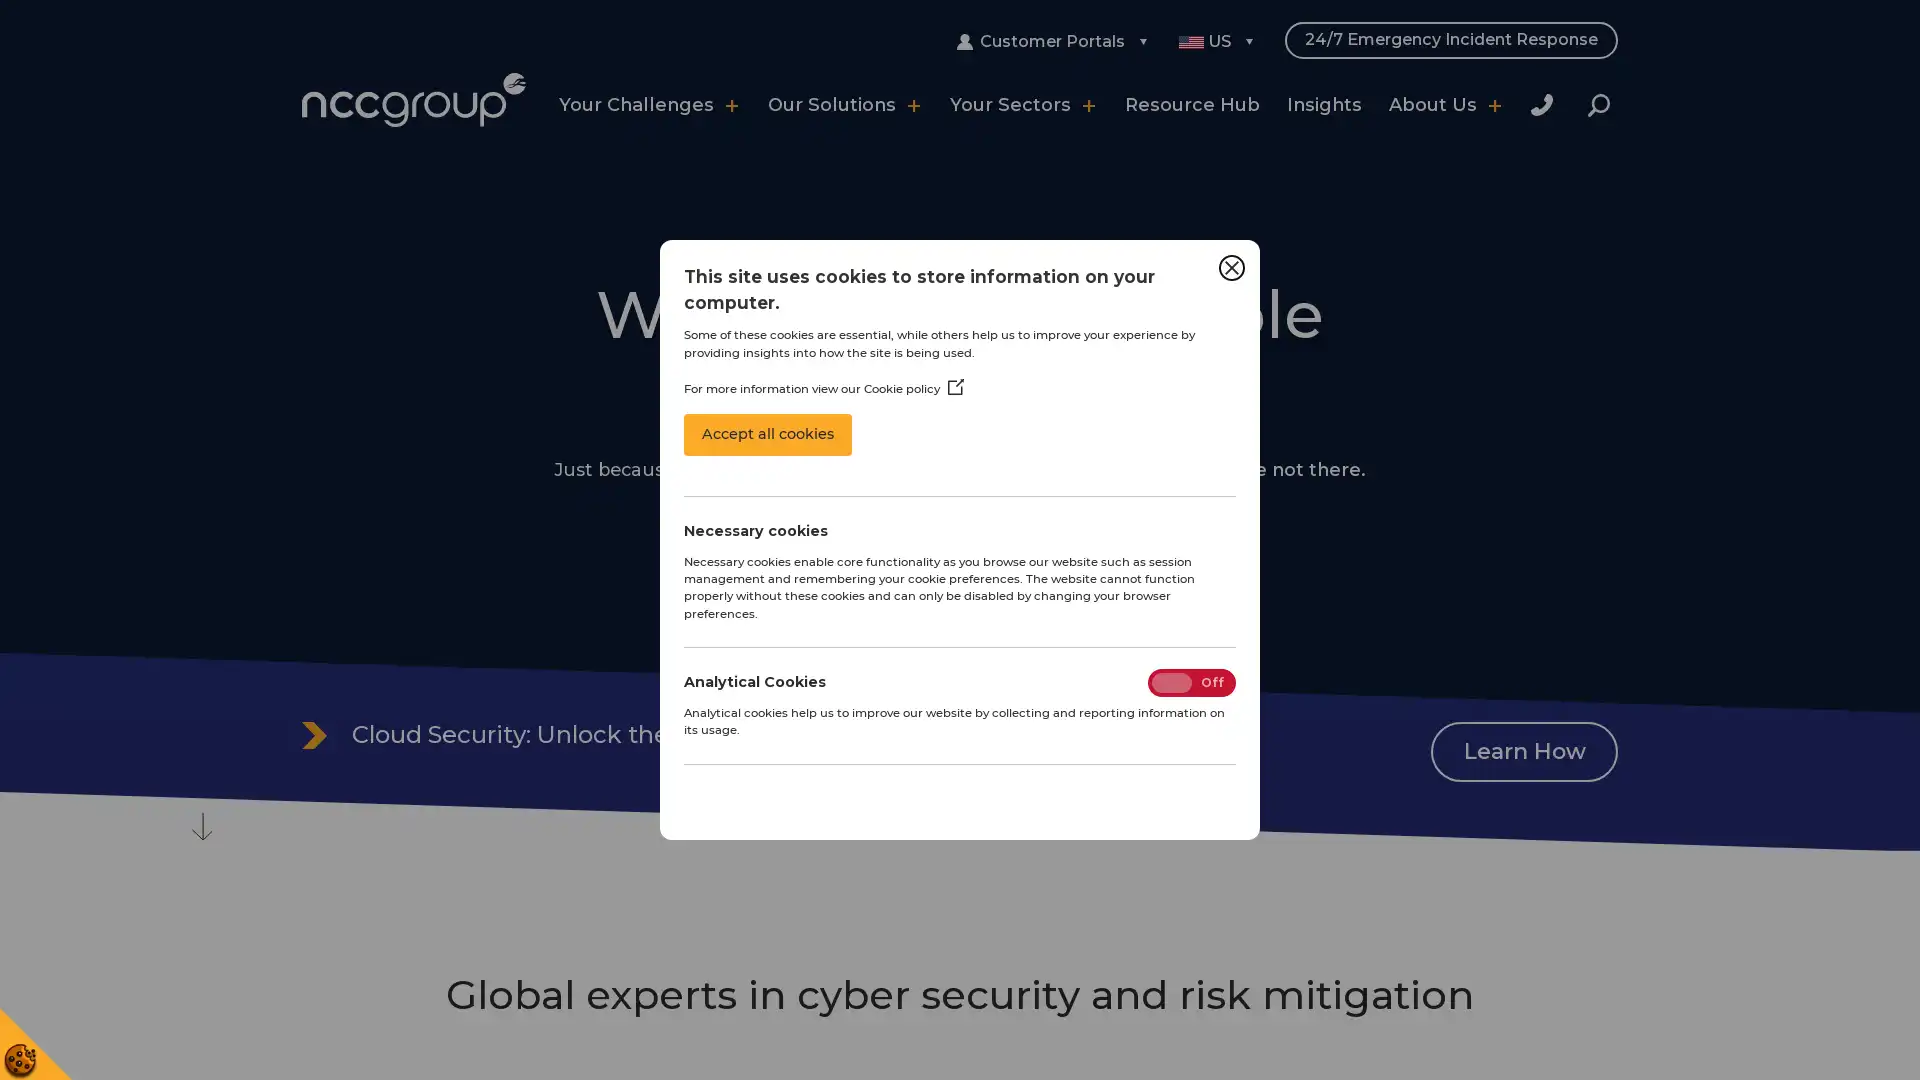 Image resolution: width=1920 pixels, height=1080 pixels. Describe the element at coordinates (1533, 175) in the screenshot. I see `Close Search` at that location.